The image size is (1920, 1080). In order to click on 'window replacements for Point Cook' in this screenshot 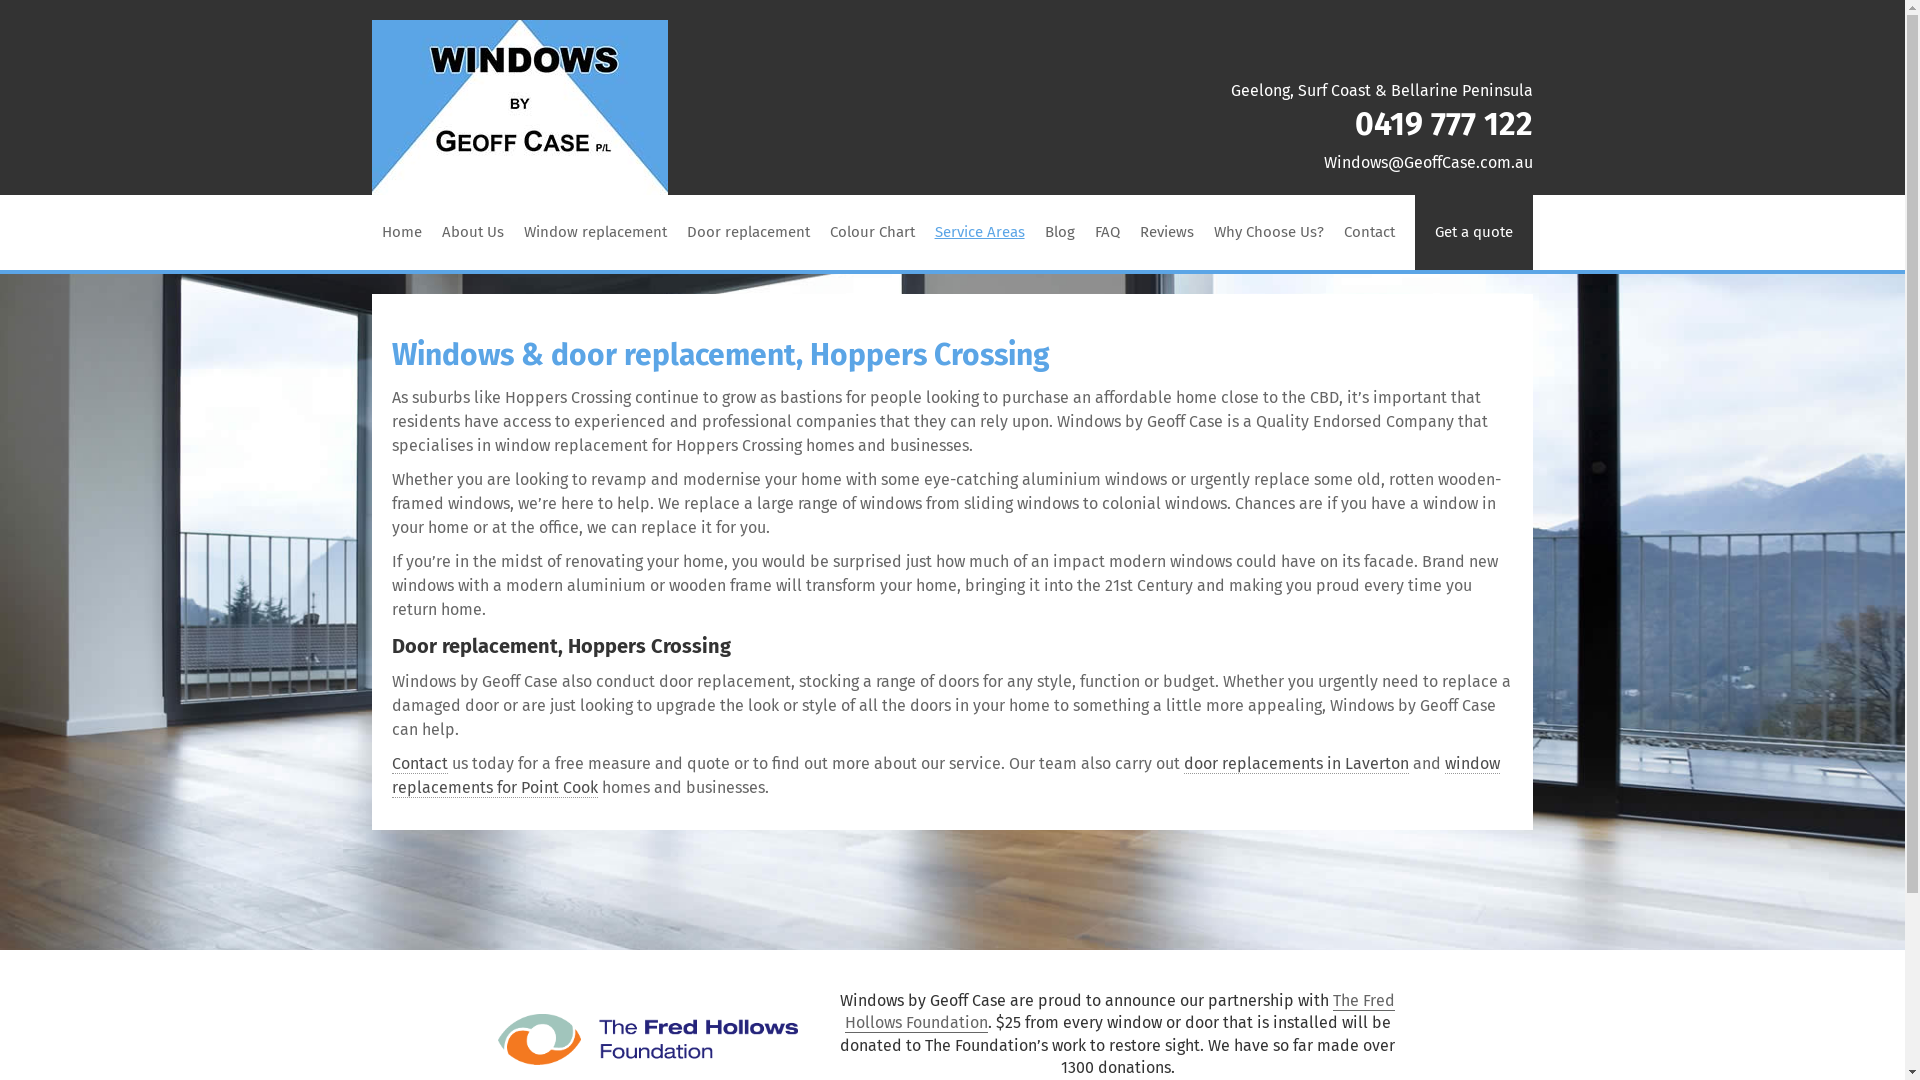, I will do `click(392, 774)`.